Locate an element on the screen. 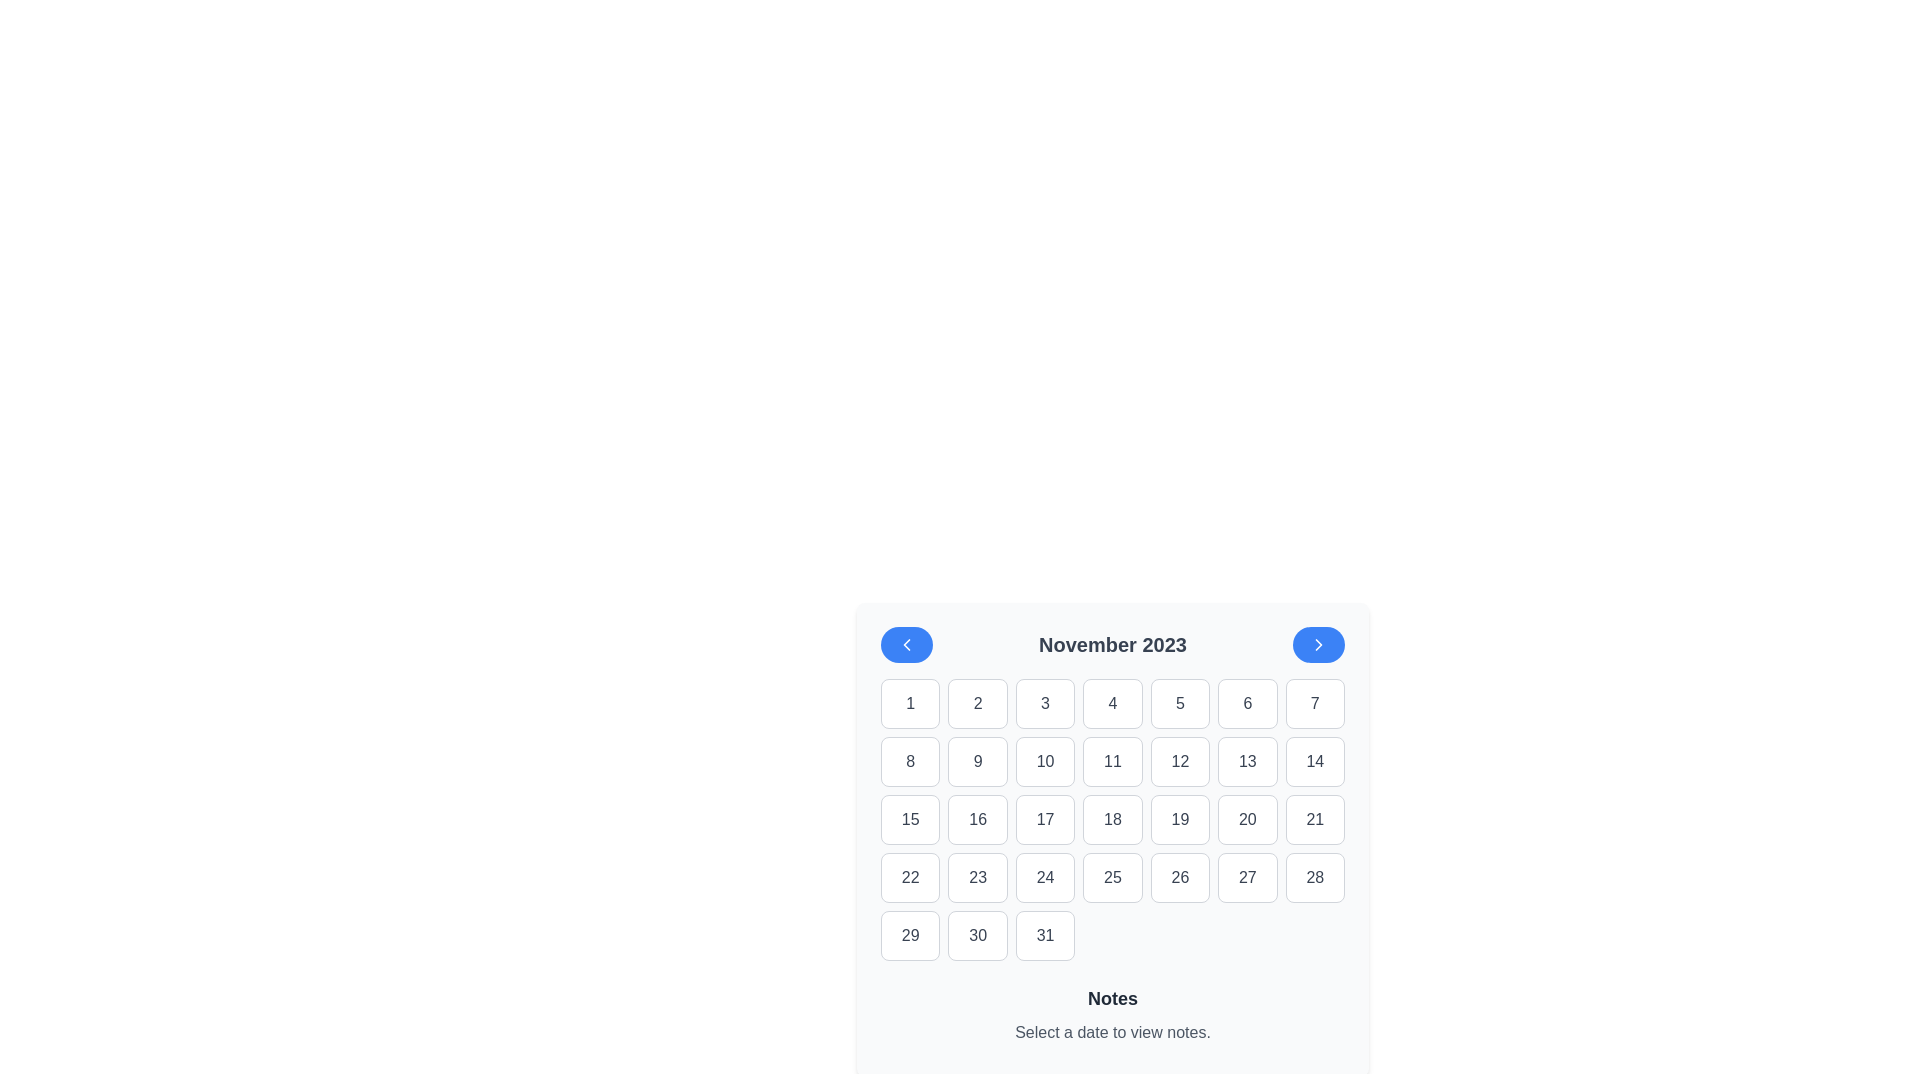  the square button containing the numeral '8' is located at coordinates (909, 762).